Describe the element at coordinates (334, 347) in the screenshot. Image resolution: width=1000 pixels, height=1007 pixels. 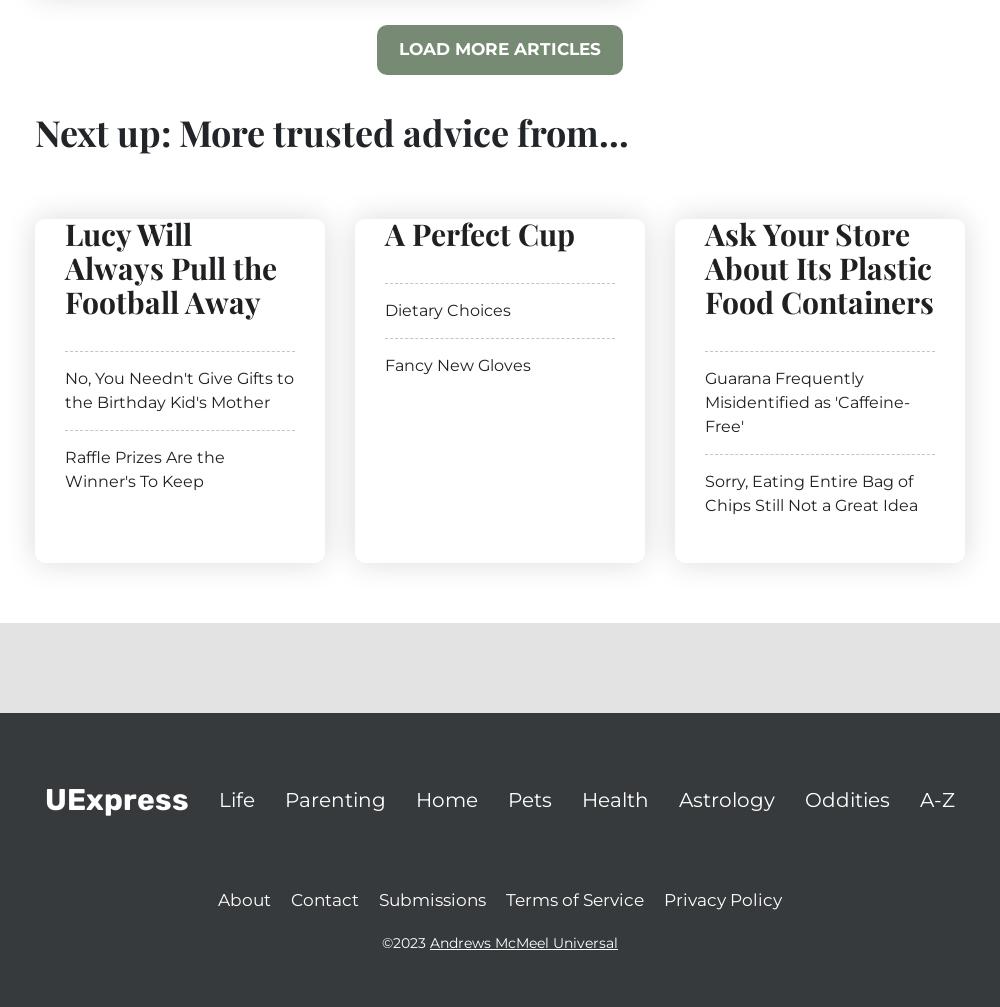
I see `'There are many different collective, or group, names for dogs, most of them related to hunting. These are called "terms of venery" and include "a mute of hounds," from the Old French "meute," meaning "pack" or "kennel"; "a leash of Greyhounds"; and "a couple of spaniels." In modern times, dog-loving wordsmiths have invented their own fanciful collective terms for specific breeds, drawing on wit and word play: a waddle of Pekingese, a snobbery of salukis, a rumble of Rottweilers, a snap of whippets, a grin of Japanese chin, a bounce of beardies, a shiver of Chihuahuas. I'm partial to a court of Cavaliers, myself.'` at that location.